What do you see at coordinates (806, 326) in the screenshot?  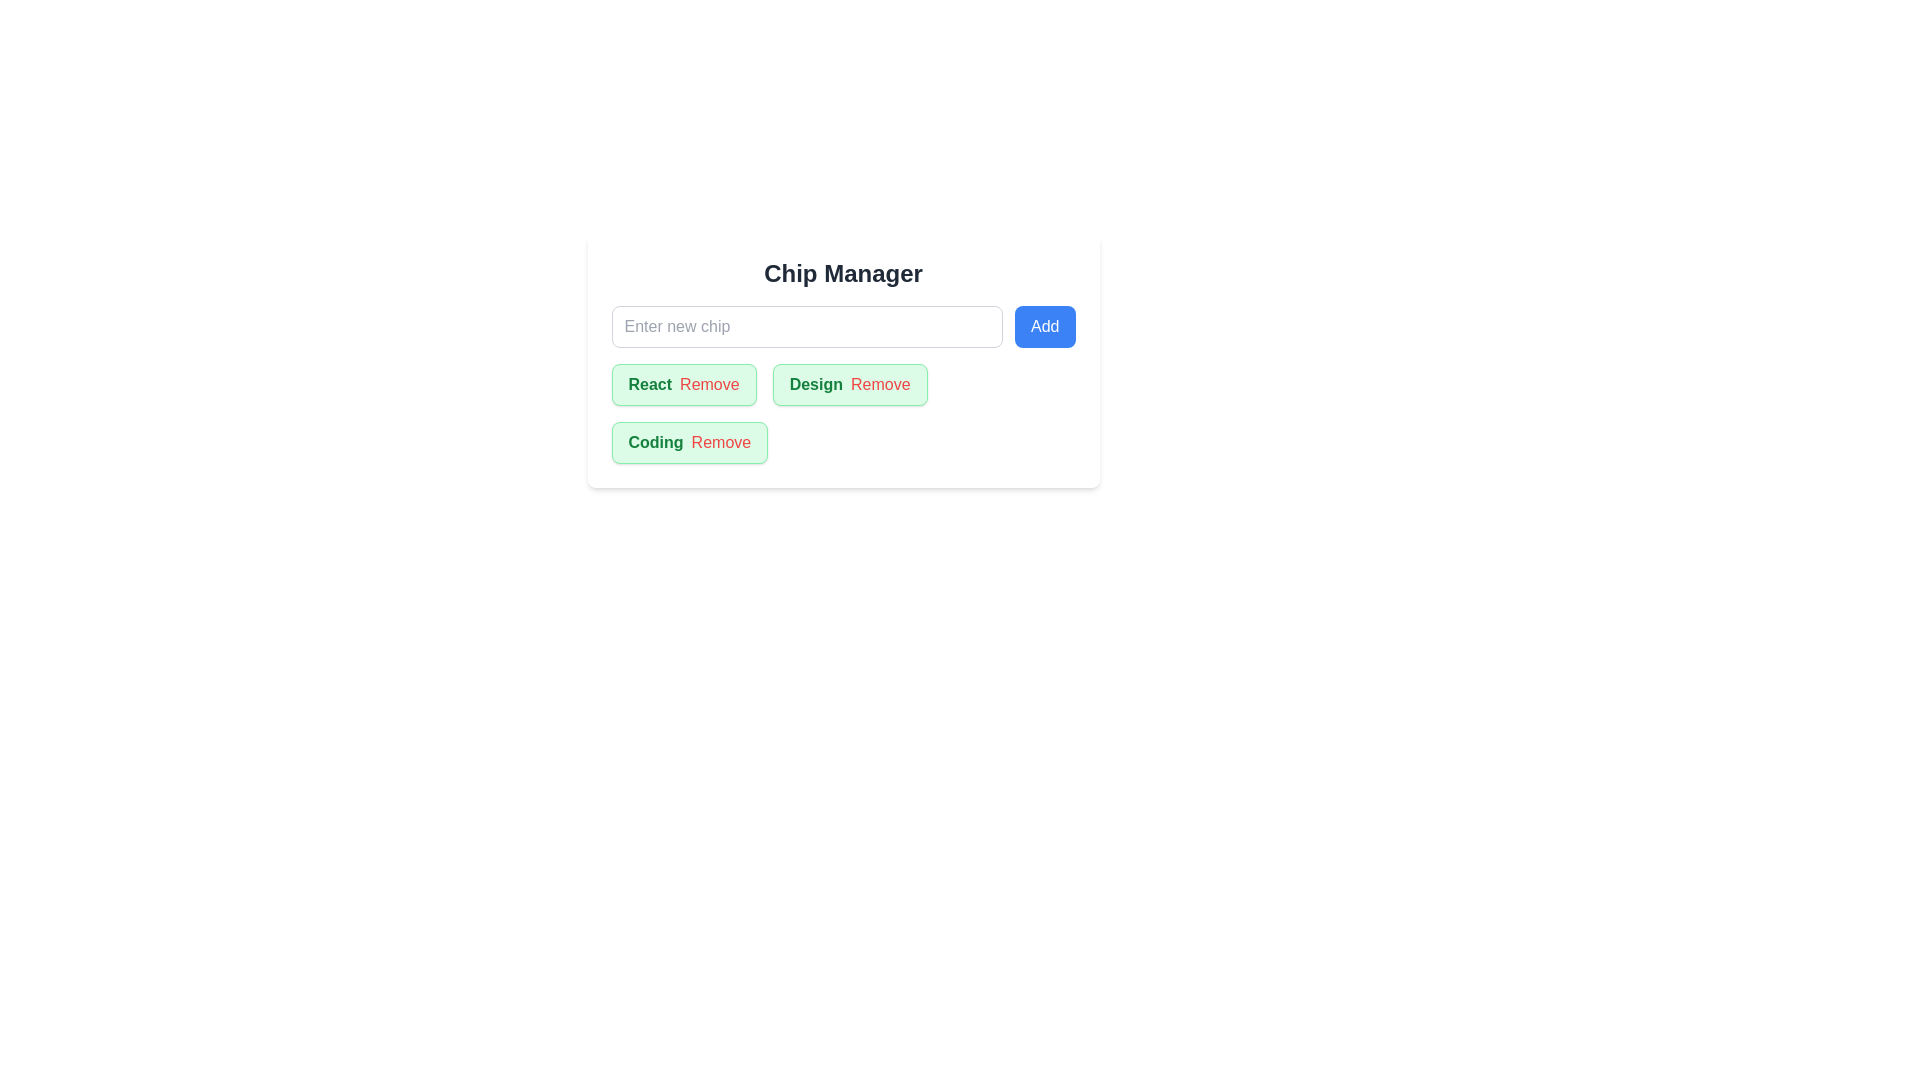 I see `the input field and type the desired text` at bounding box center [806, 326].